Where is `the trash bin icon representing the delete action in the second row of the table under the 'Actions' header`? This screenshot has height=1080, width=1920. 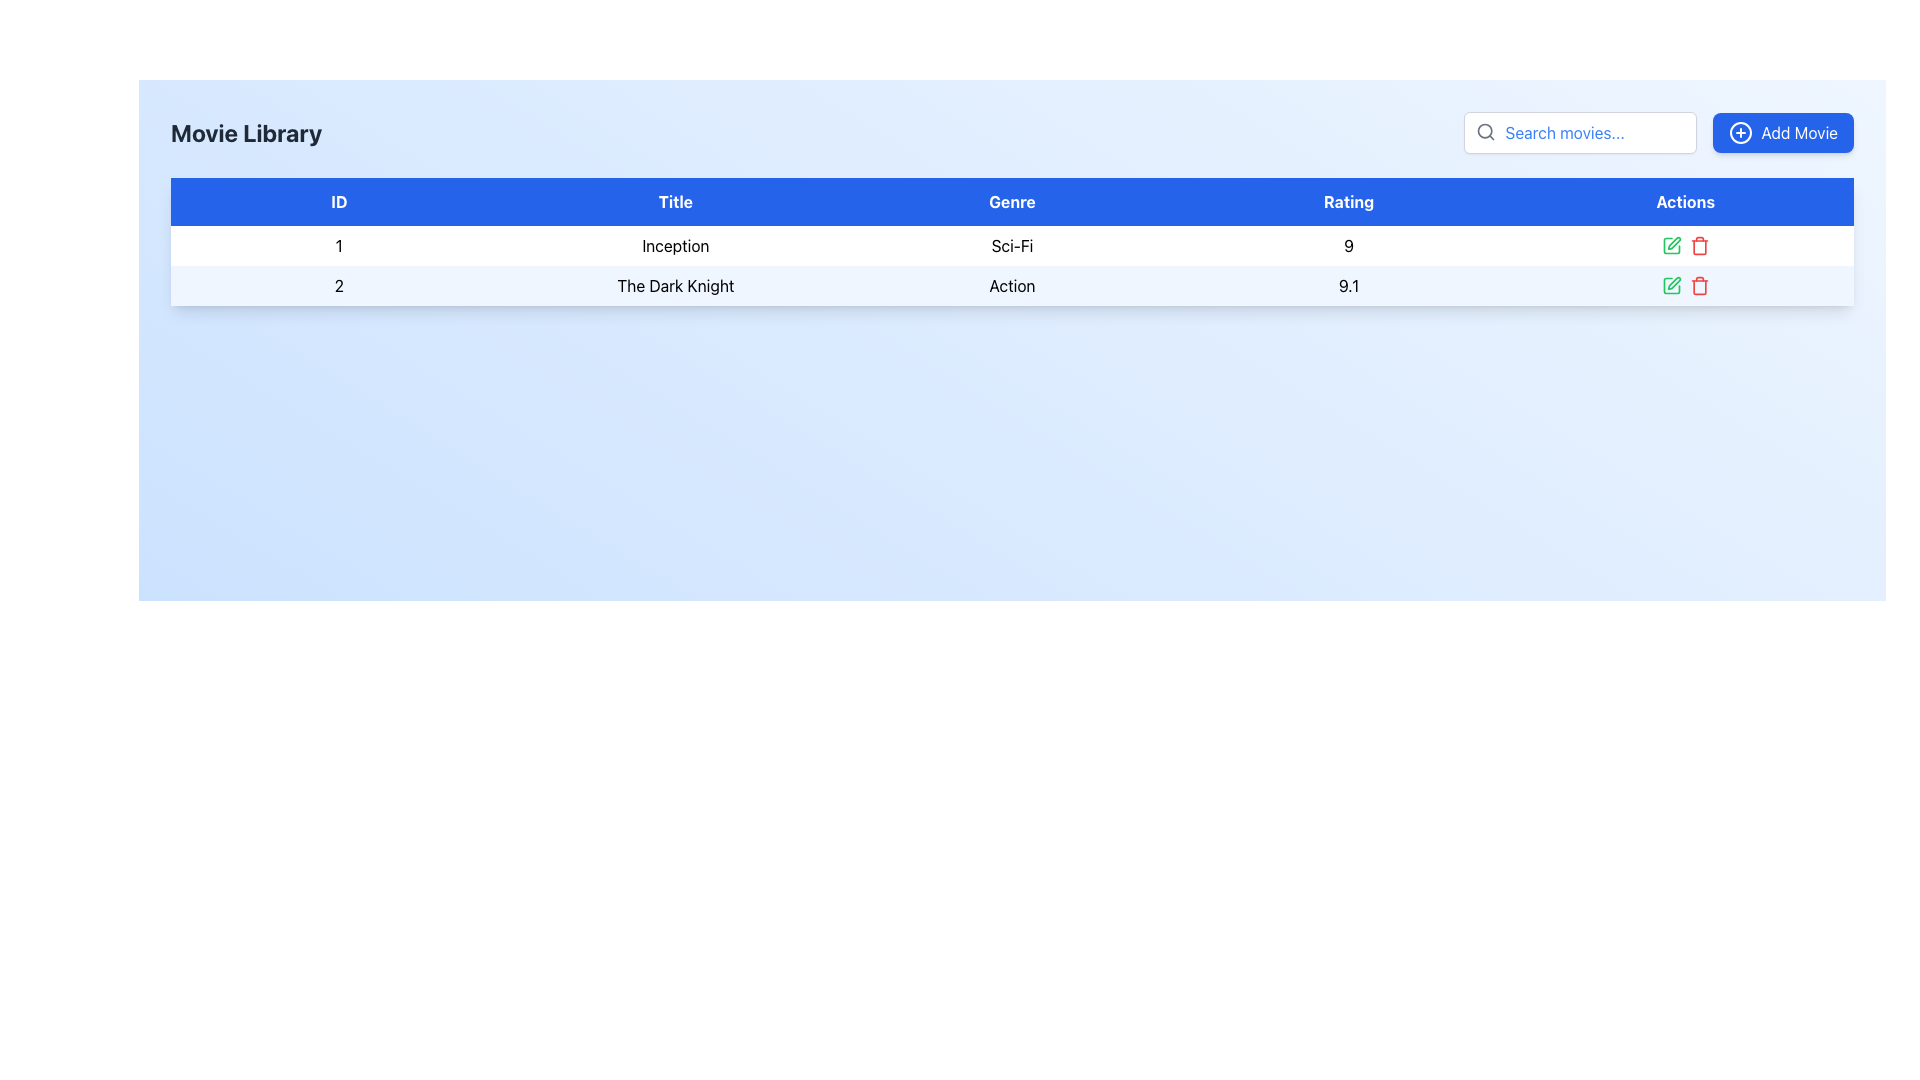 the trash bin icon representing the delete action in the second row of the table under the 'Actions' header is located at coordinates (1698, 287).